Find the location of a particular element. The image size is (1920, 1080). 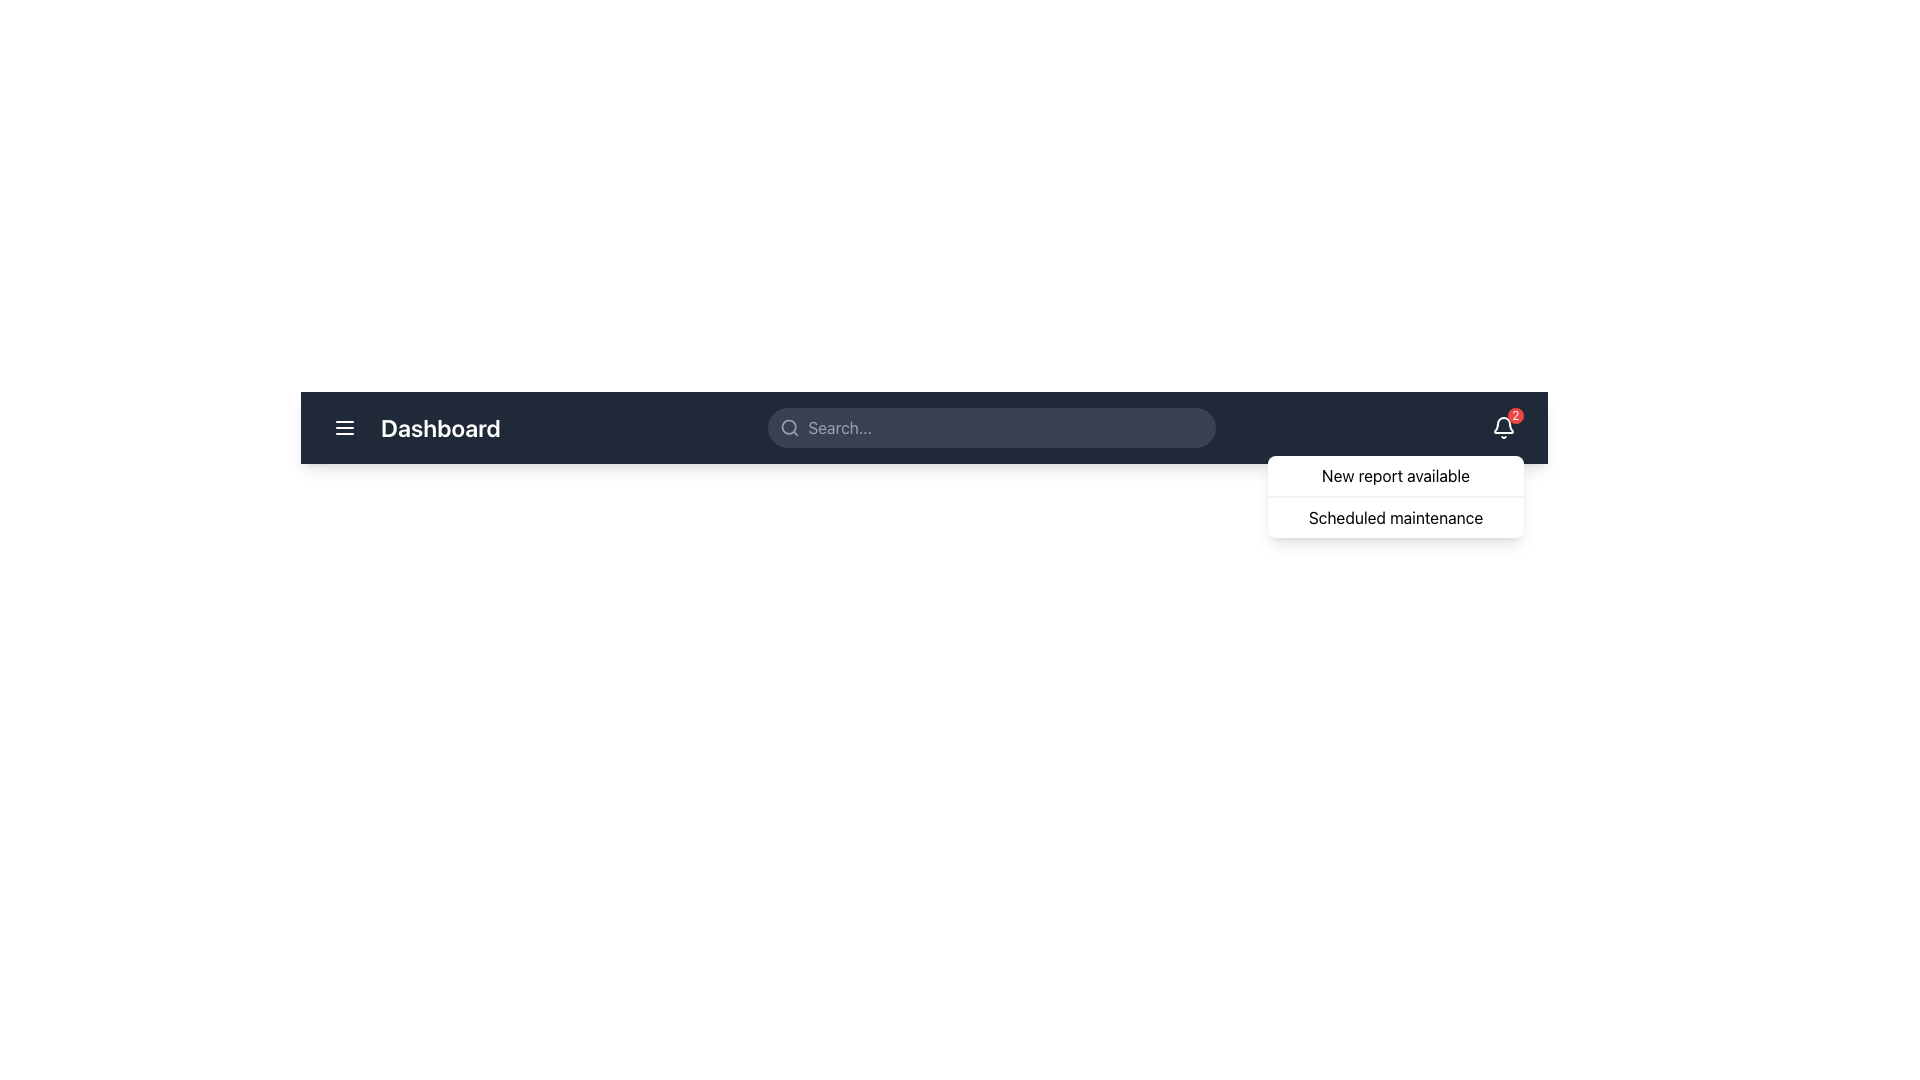

the gray magnifying glass icon located on the left side of the search bar, positioned before the placeholder text 'Search...' is located at coordinates (789, 427).